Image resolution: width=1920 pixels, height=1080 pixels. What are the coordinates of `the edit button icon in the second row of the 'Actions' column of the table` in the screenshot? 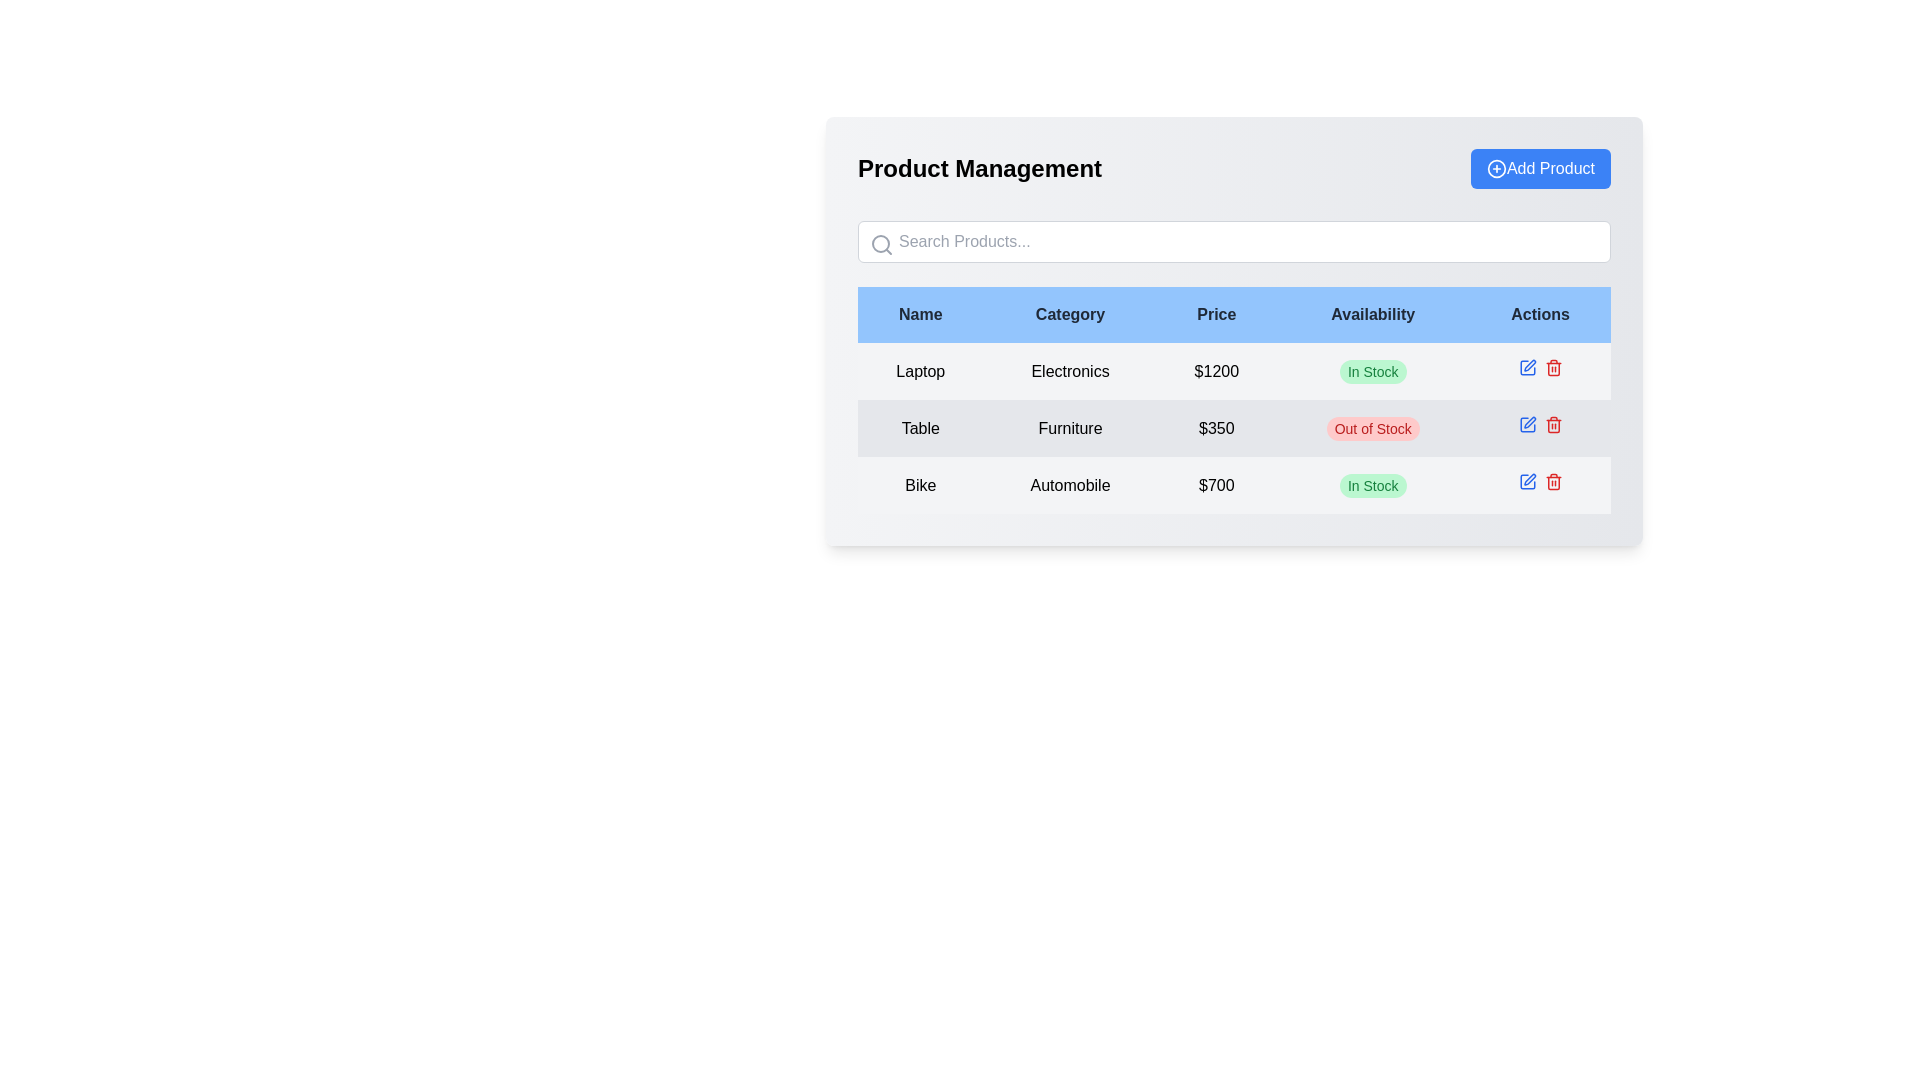 It's located at (1526, 423).